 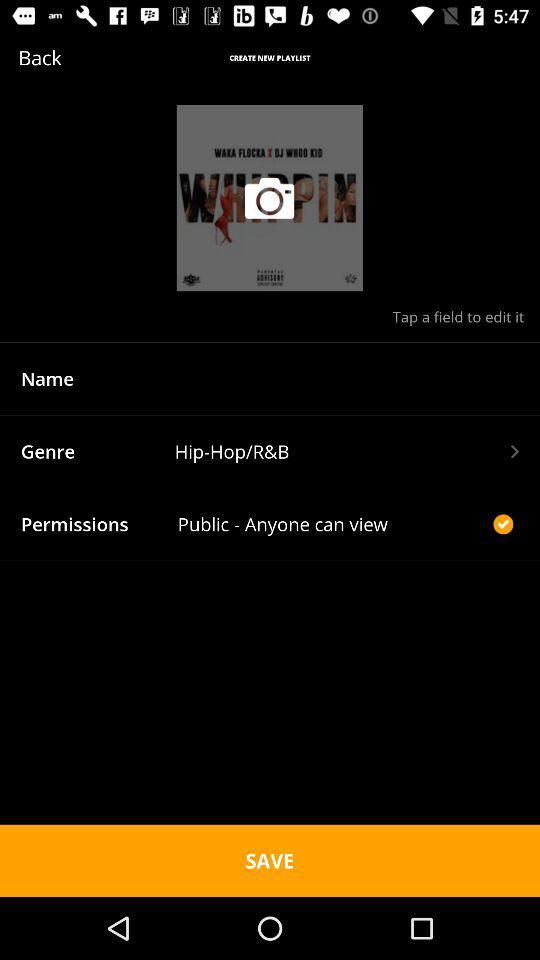 I want to click on the text which is to the left of create new playlist, so click(x=69, y=56).